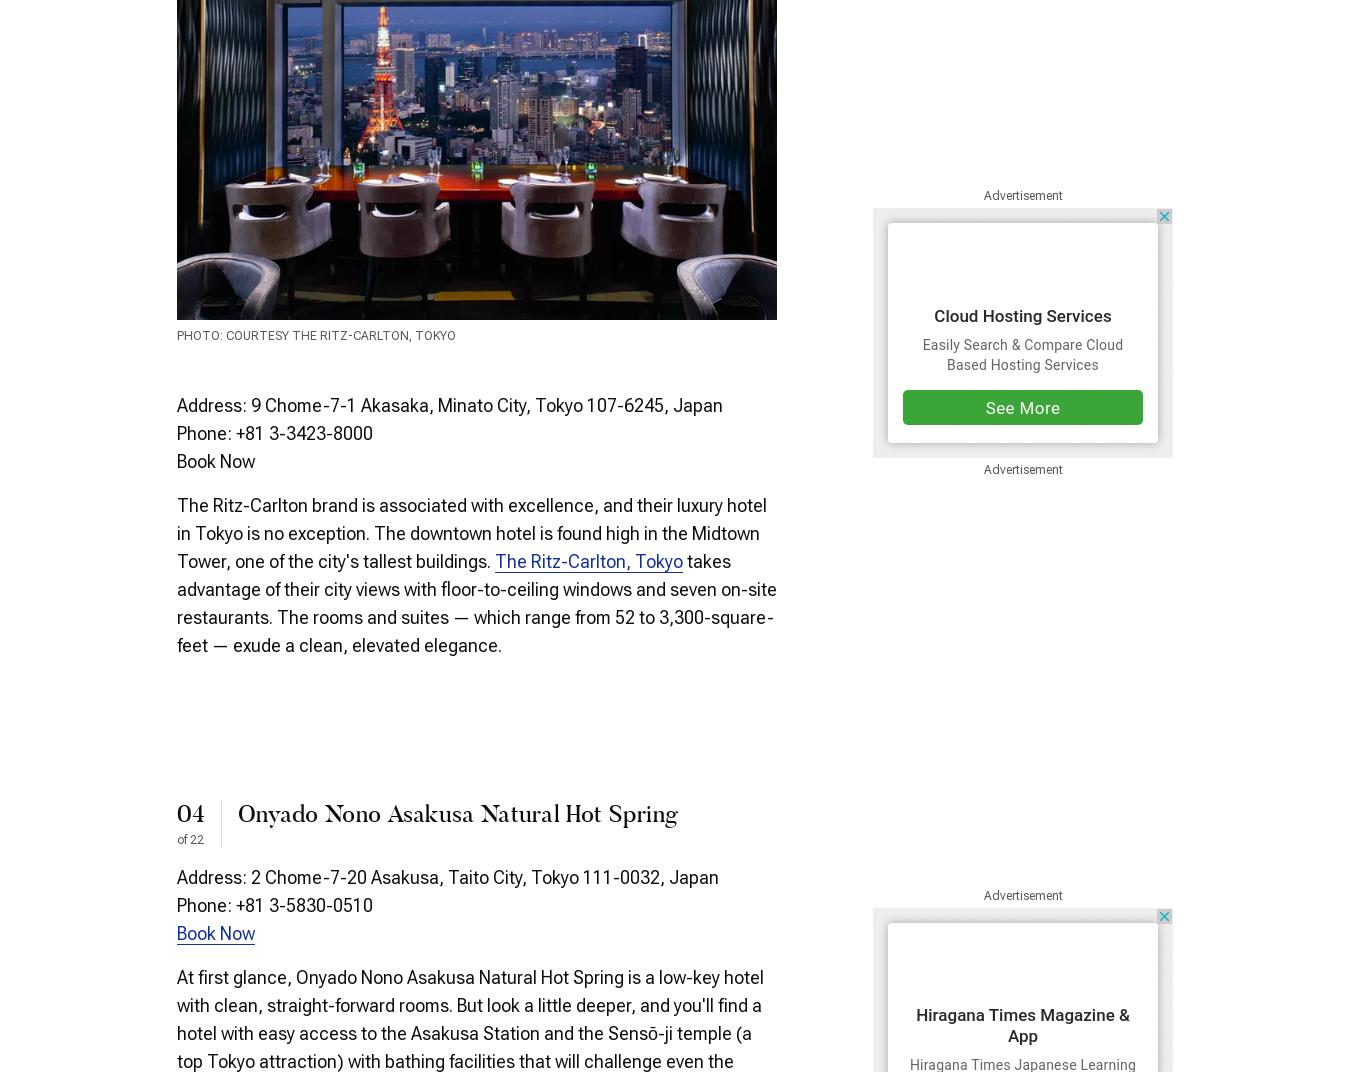 The width and height of the screenshot is (1350, 1072). What do you see at coordinates (589, 559) in the screenshot?
I see `'The Ritz-Carlton, Tokyo'` at bounding box center [589, 559].